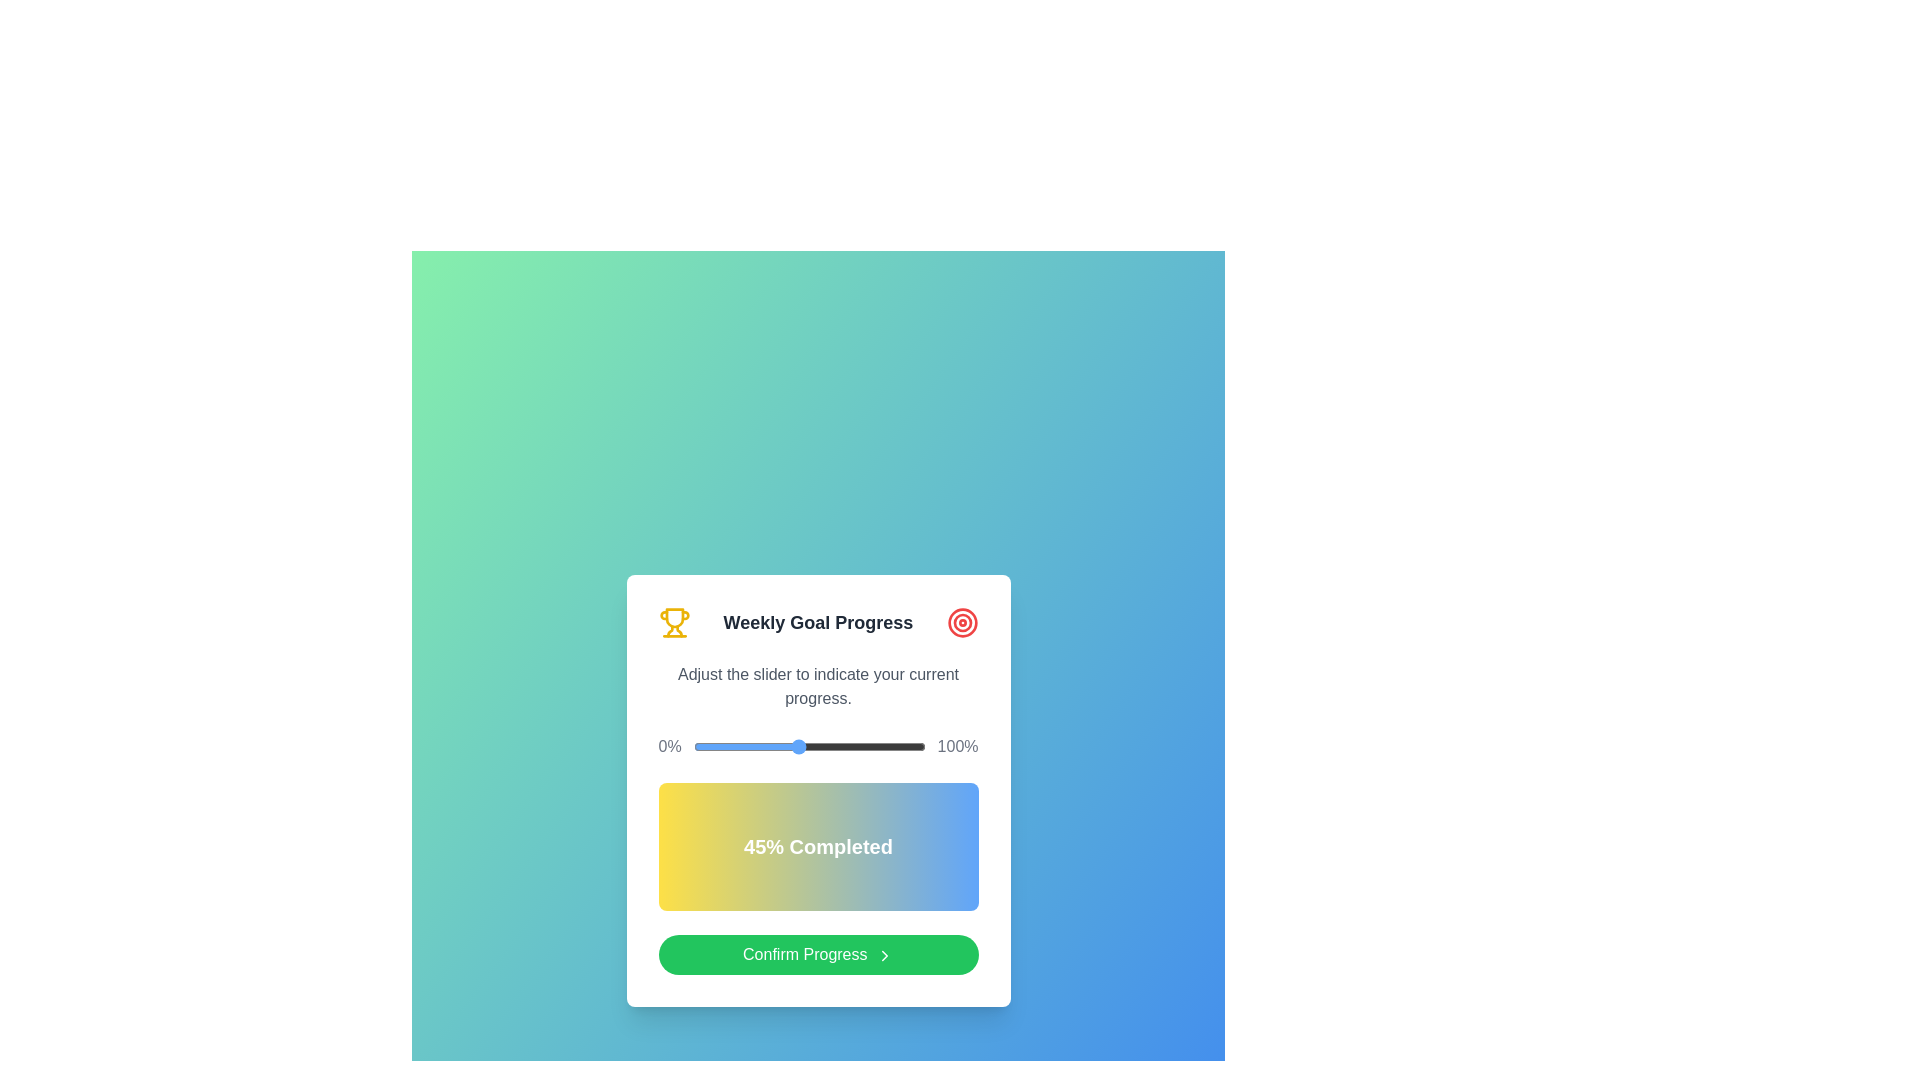 This screenshot has height=1080, width=1920. Describe the element at coordinates (764, 747) in the screenshot. I see `the progress slider to set the progress to 31%` at that location.